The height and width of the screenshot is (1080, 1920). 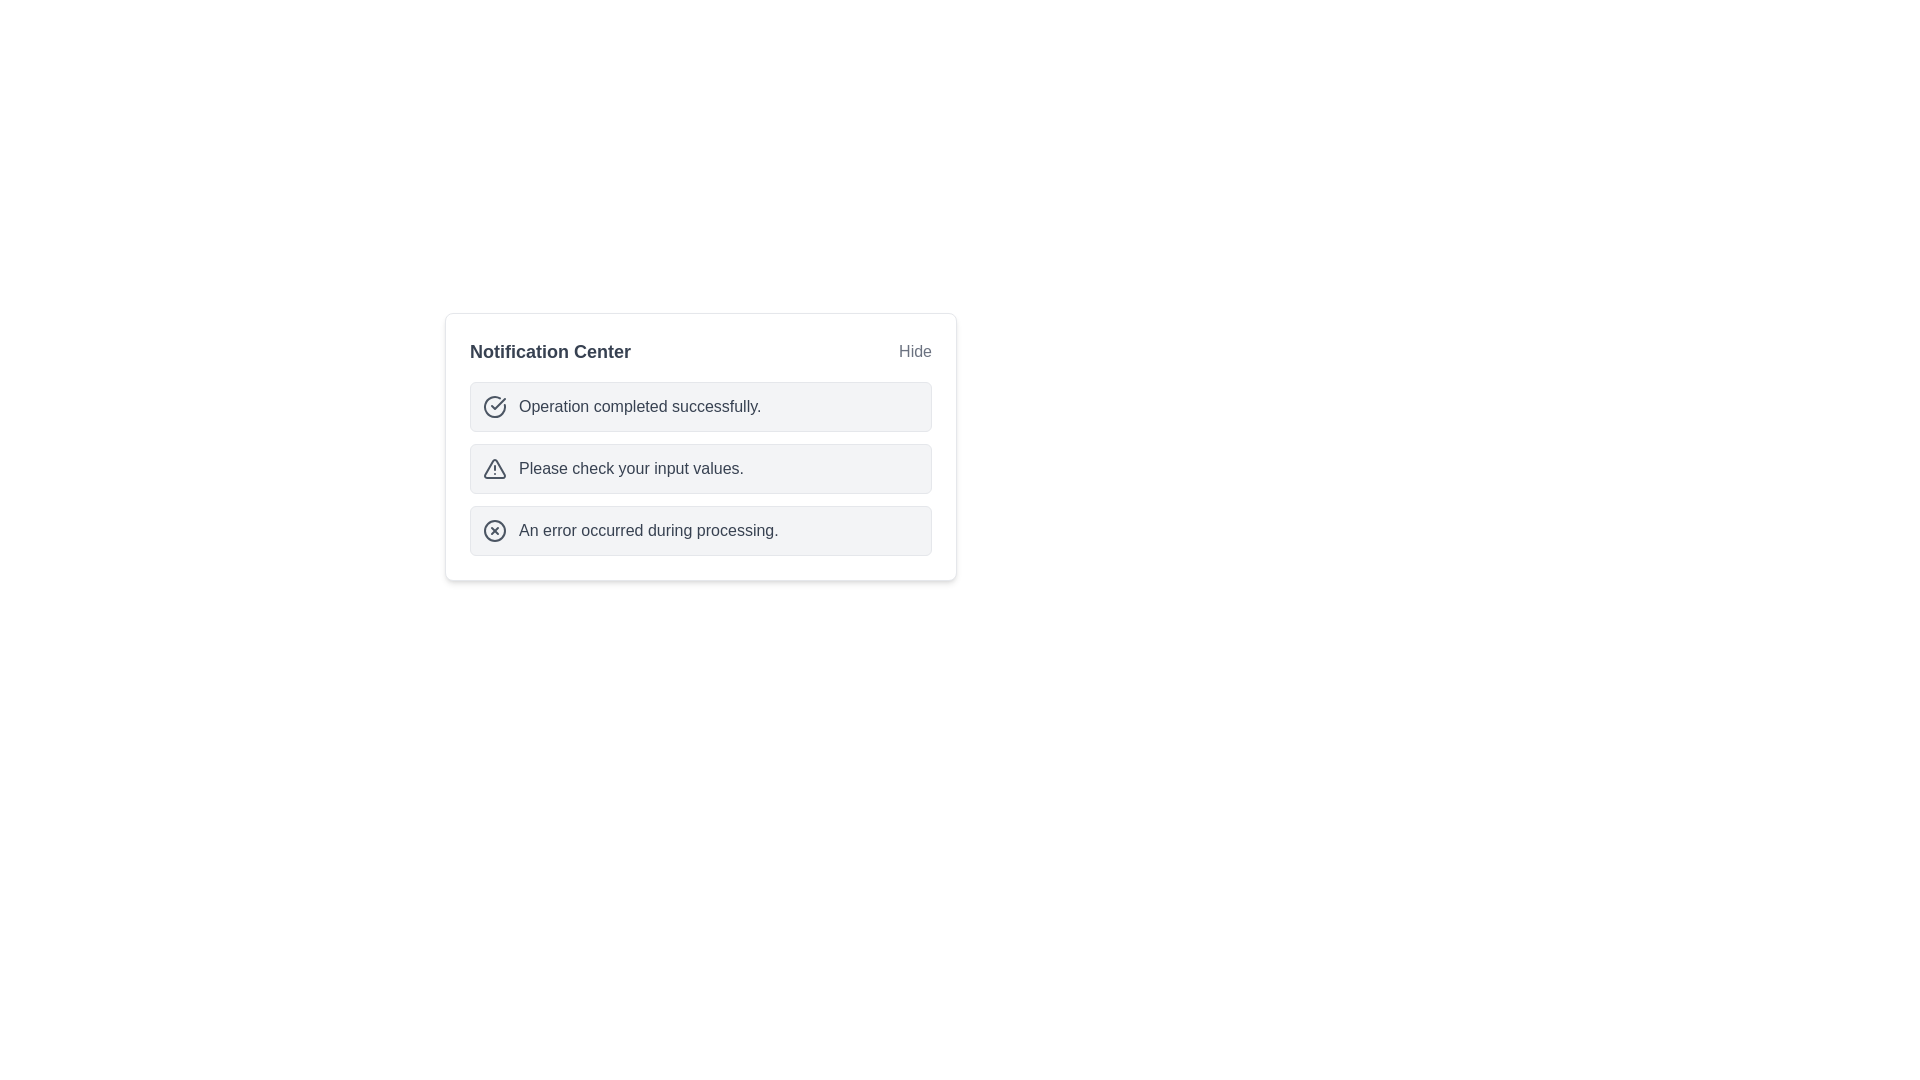 I want to click on the circular SVG icon that visually represents the successful completion of an operation, located before the text 'Operation completed successfully.' in the first row of the notification list, so click(x=498, y=404).